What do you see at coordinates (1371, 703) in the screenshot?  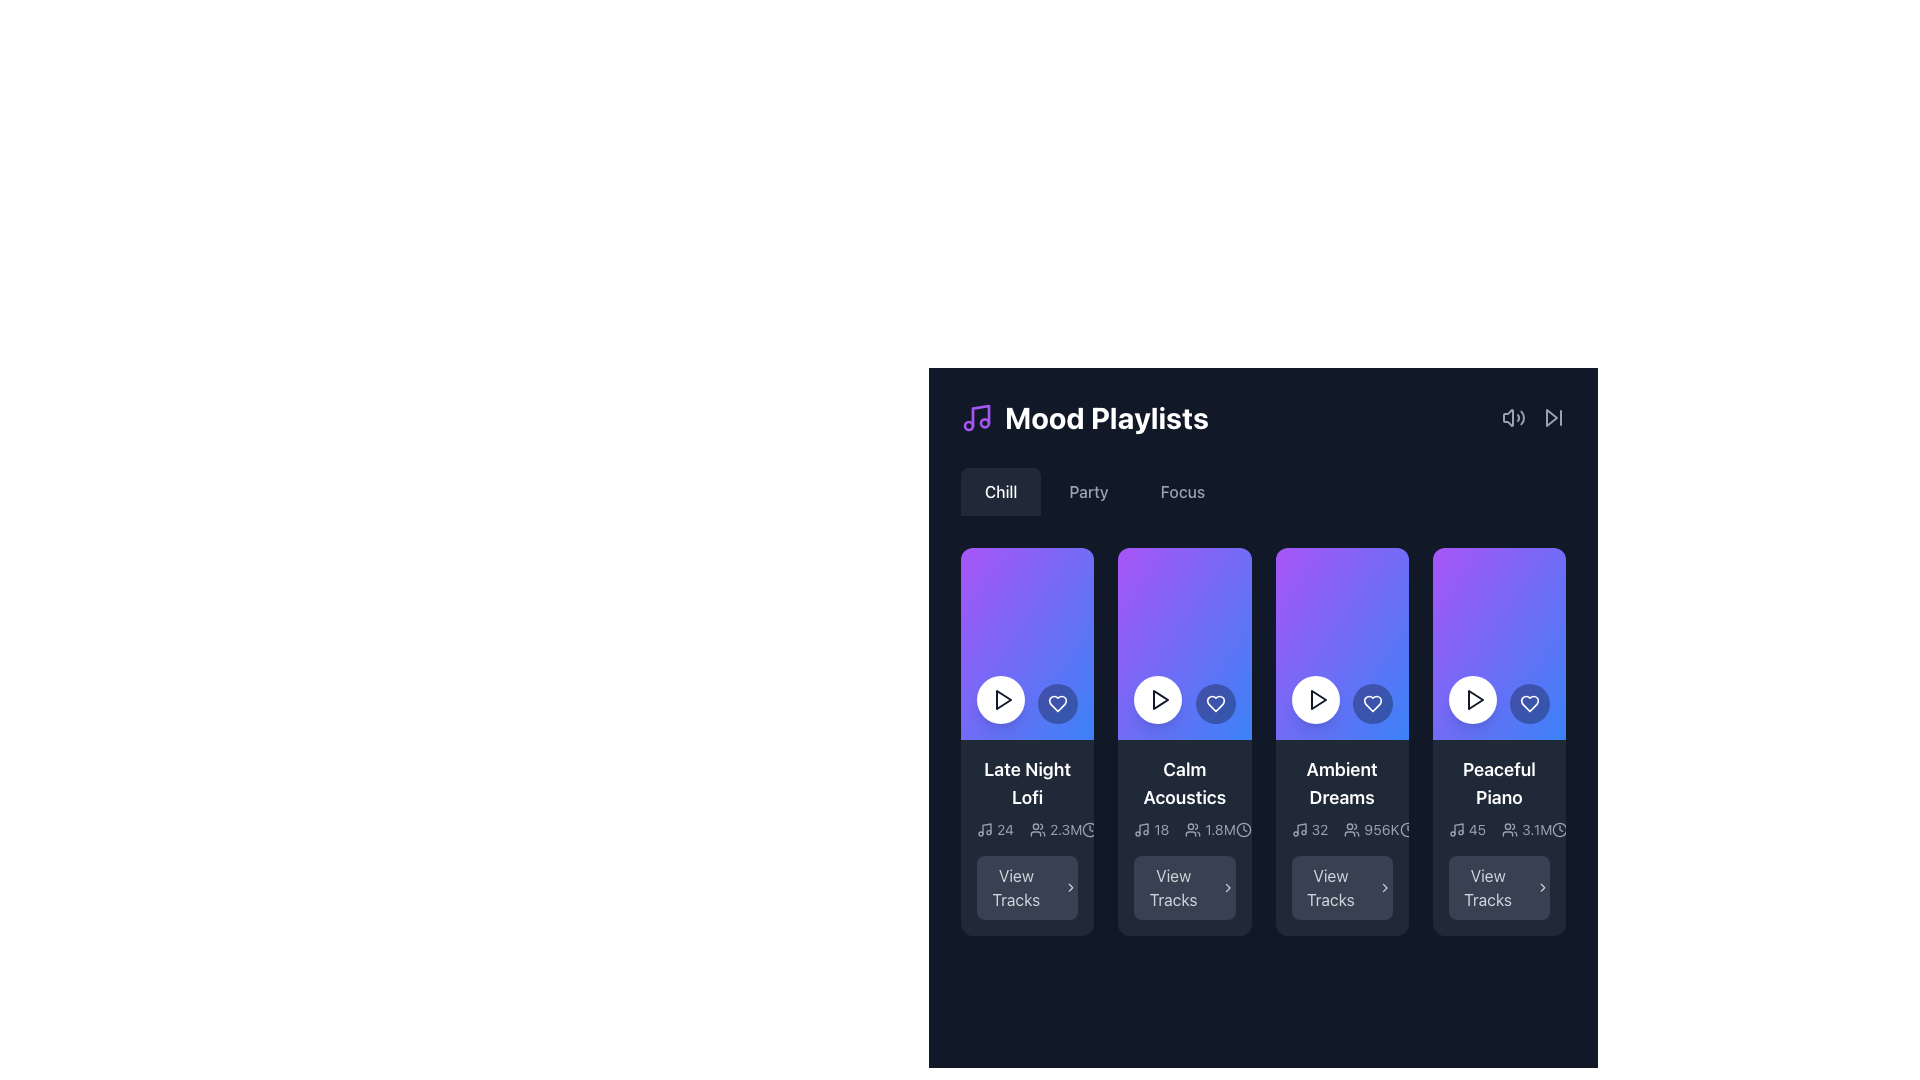 I see `the heart-shaped icon with a hollow outline, styled in white, located in the lower part of the 'Ambient Dreams' playlist card, adjacent to the play button` at bounding box center [1371, 703].